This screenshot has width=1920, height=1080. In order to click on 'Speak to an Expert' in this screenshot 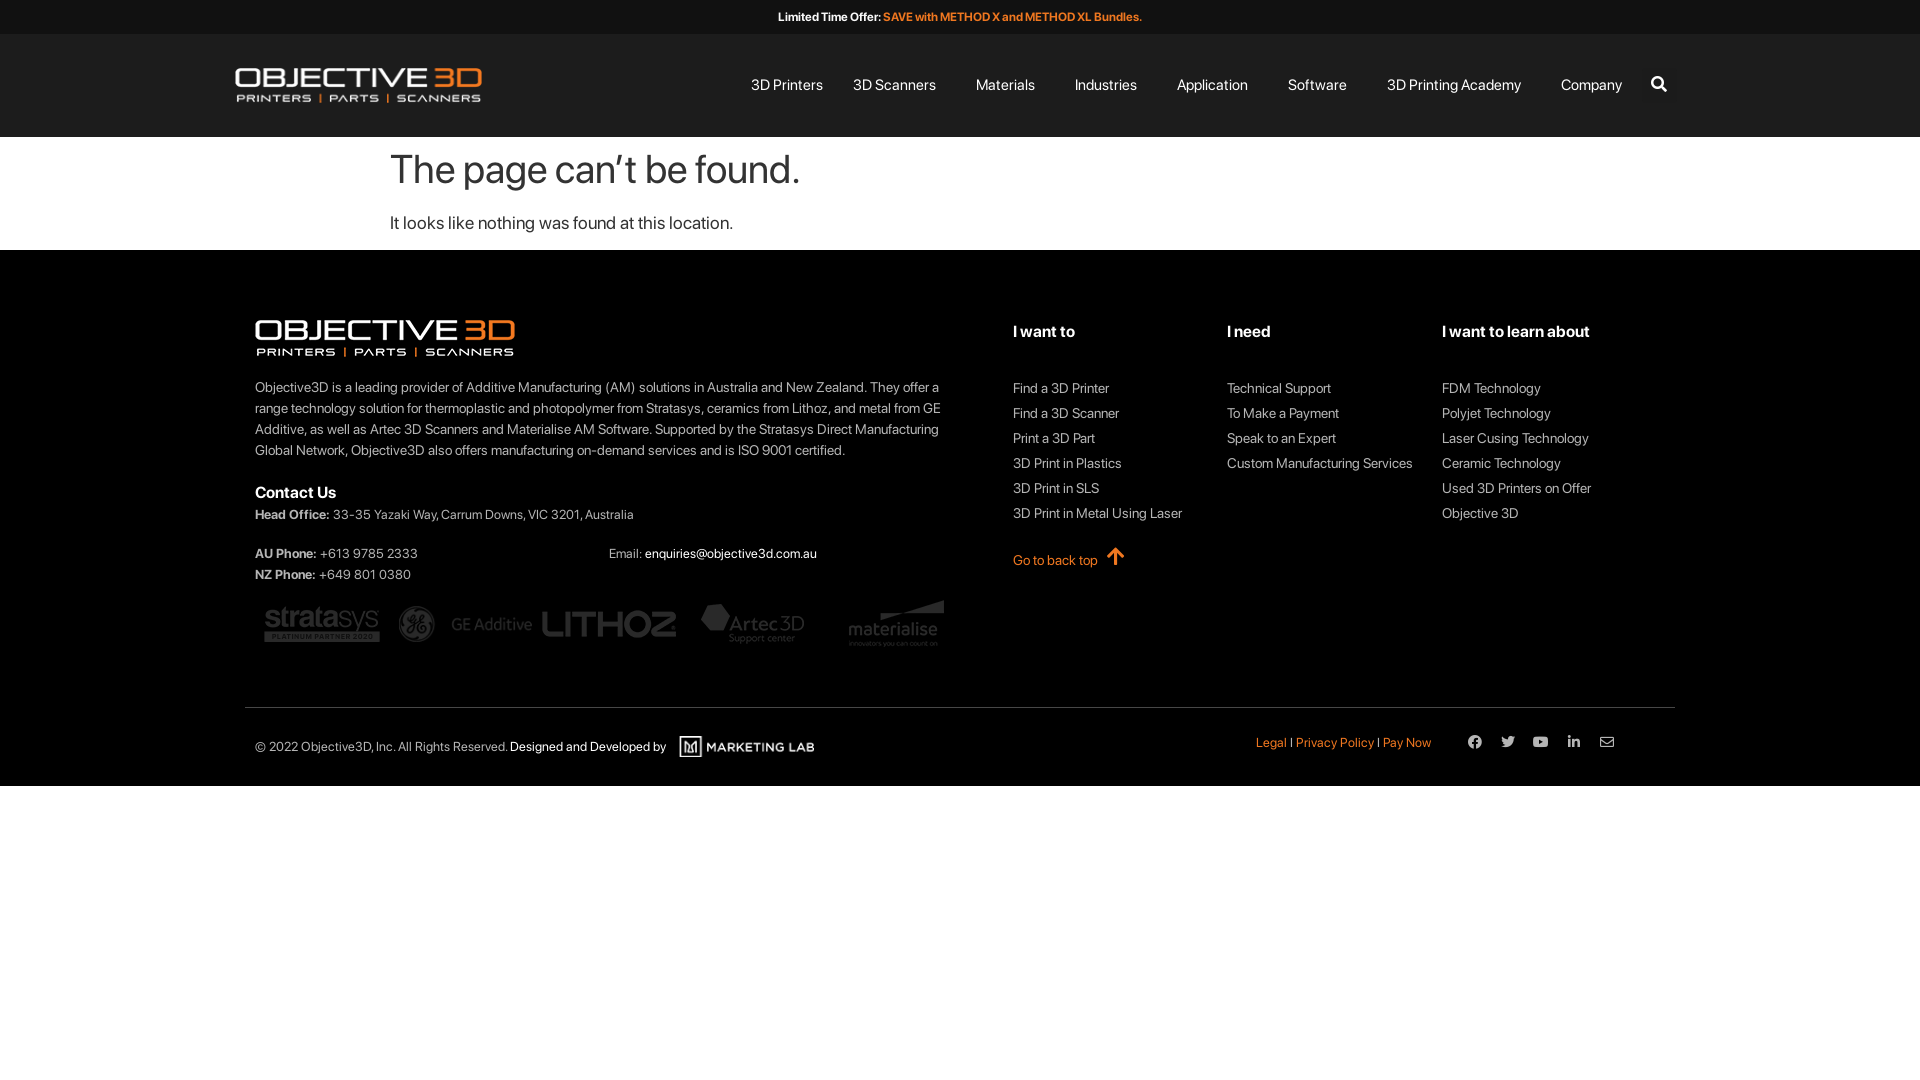, I will do `click(1226, 437)`.